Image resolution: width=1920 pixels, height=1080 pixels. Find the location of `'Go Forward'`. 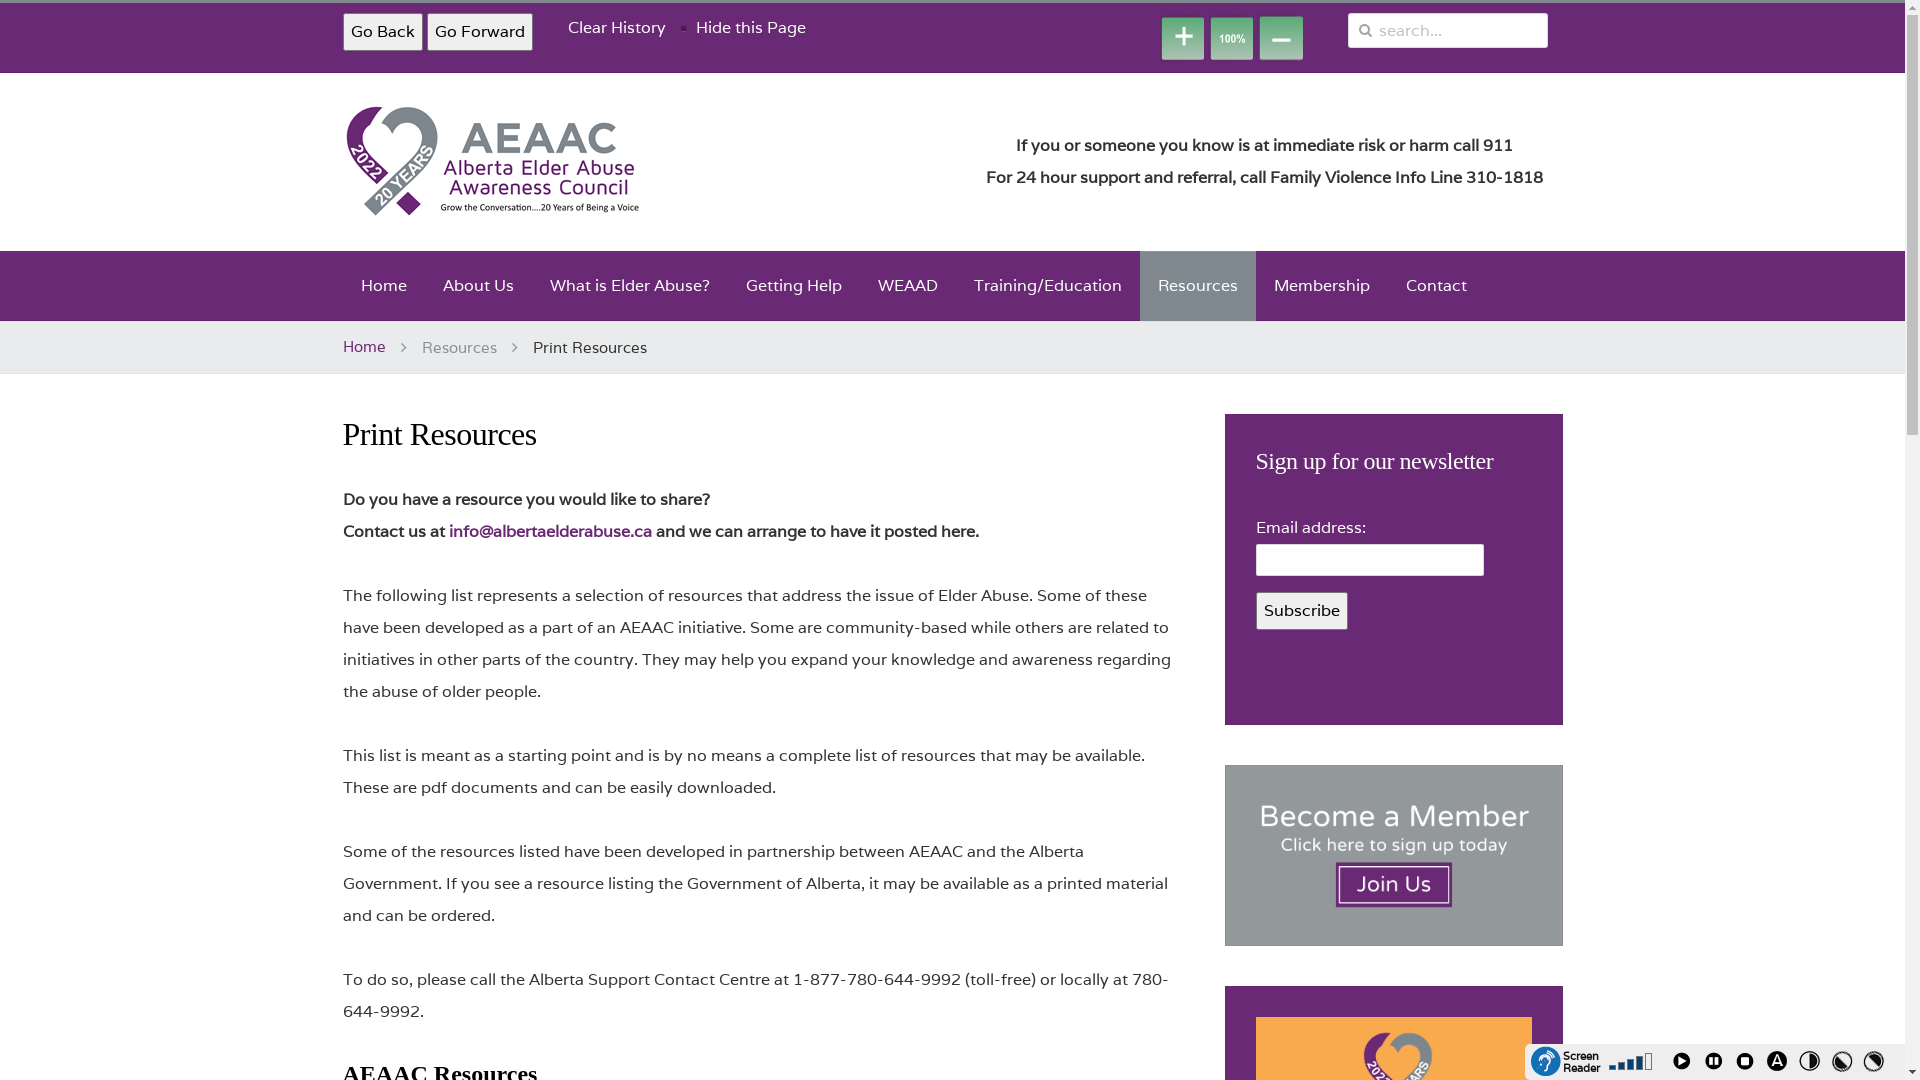

'Go Forward' is located at coordinates (478, 31).